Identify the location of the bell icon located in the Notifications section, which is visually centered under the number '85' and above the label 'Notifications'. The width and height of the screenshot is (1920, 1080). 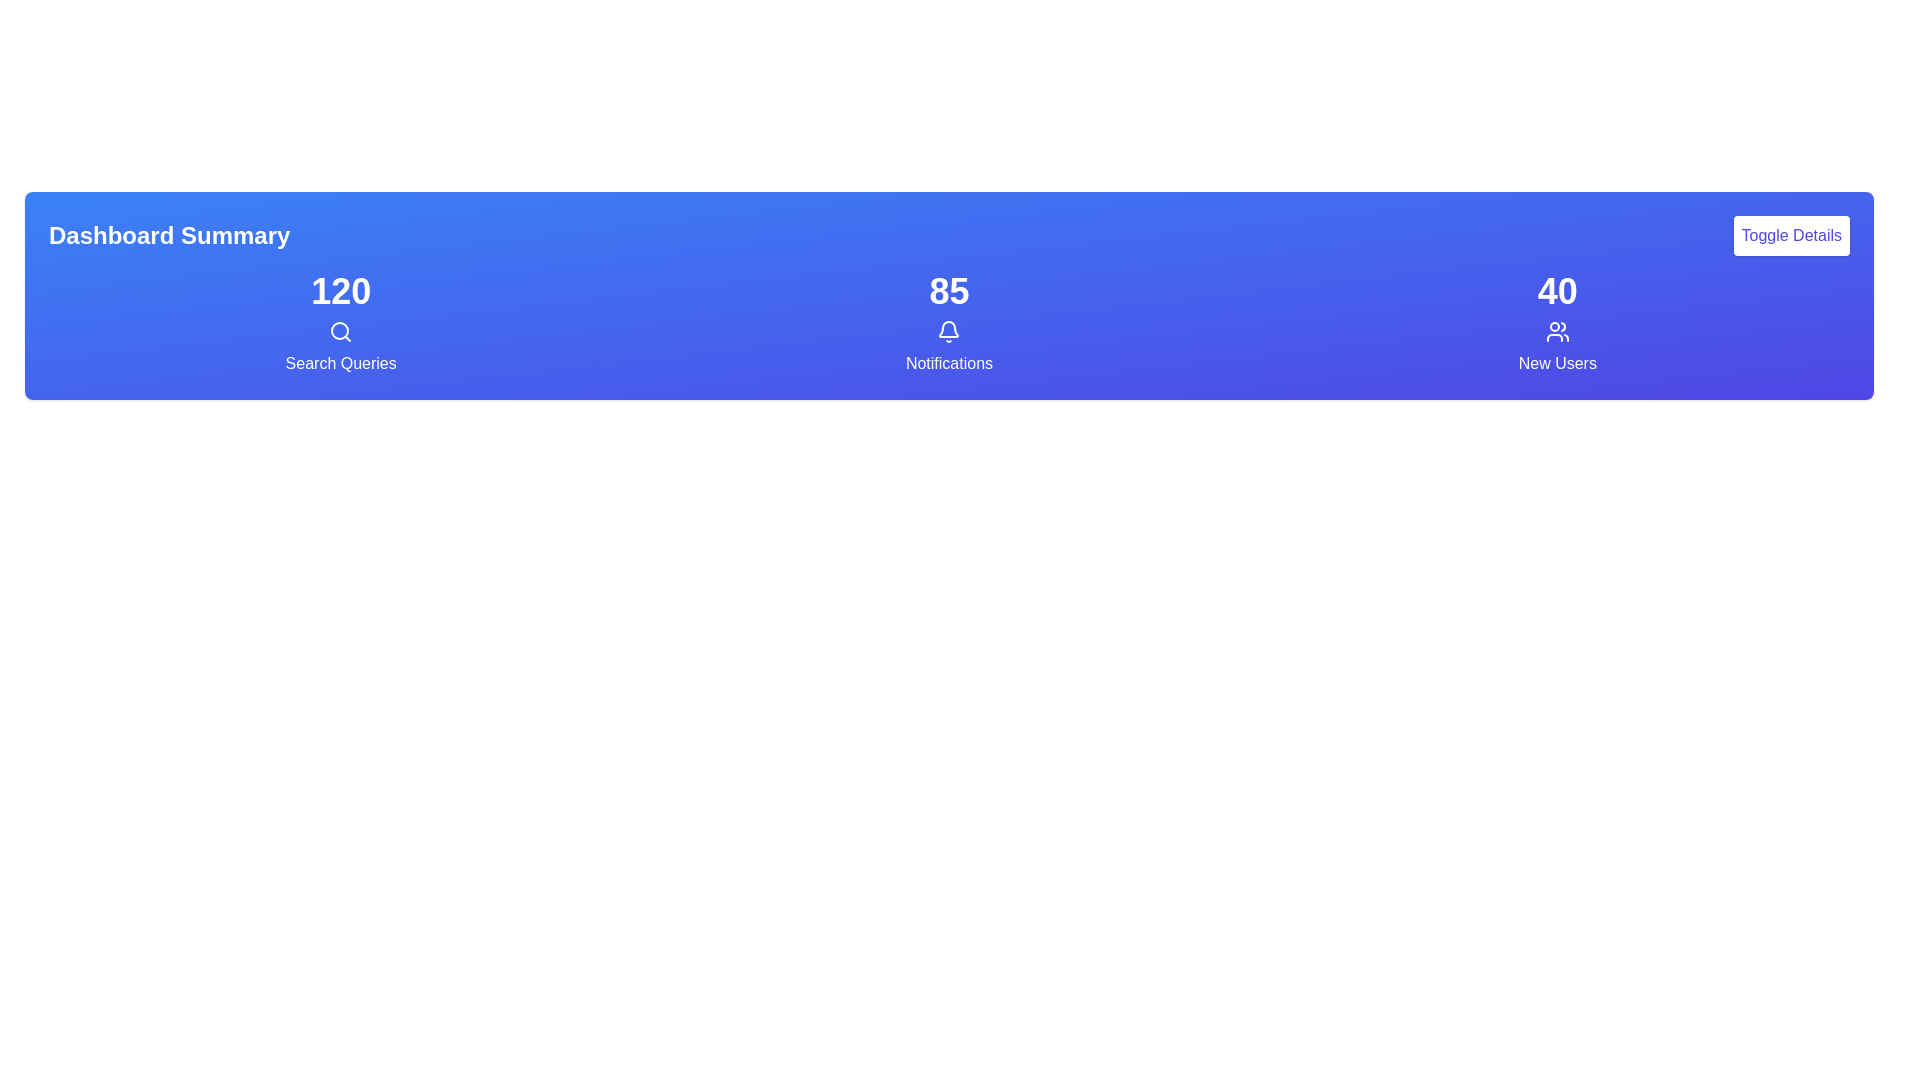
(948, 330).